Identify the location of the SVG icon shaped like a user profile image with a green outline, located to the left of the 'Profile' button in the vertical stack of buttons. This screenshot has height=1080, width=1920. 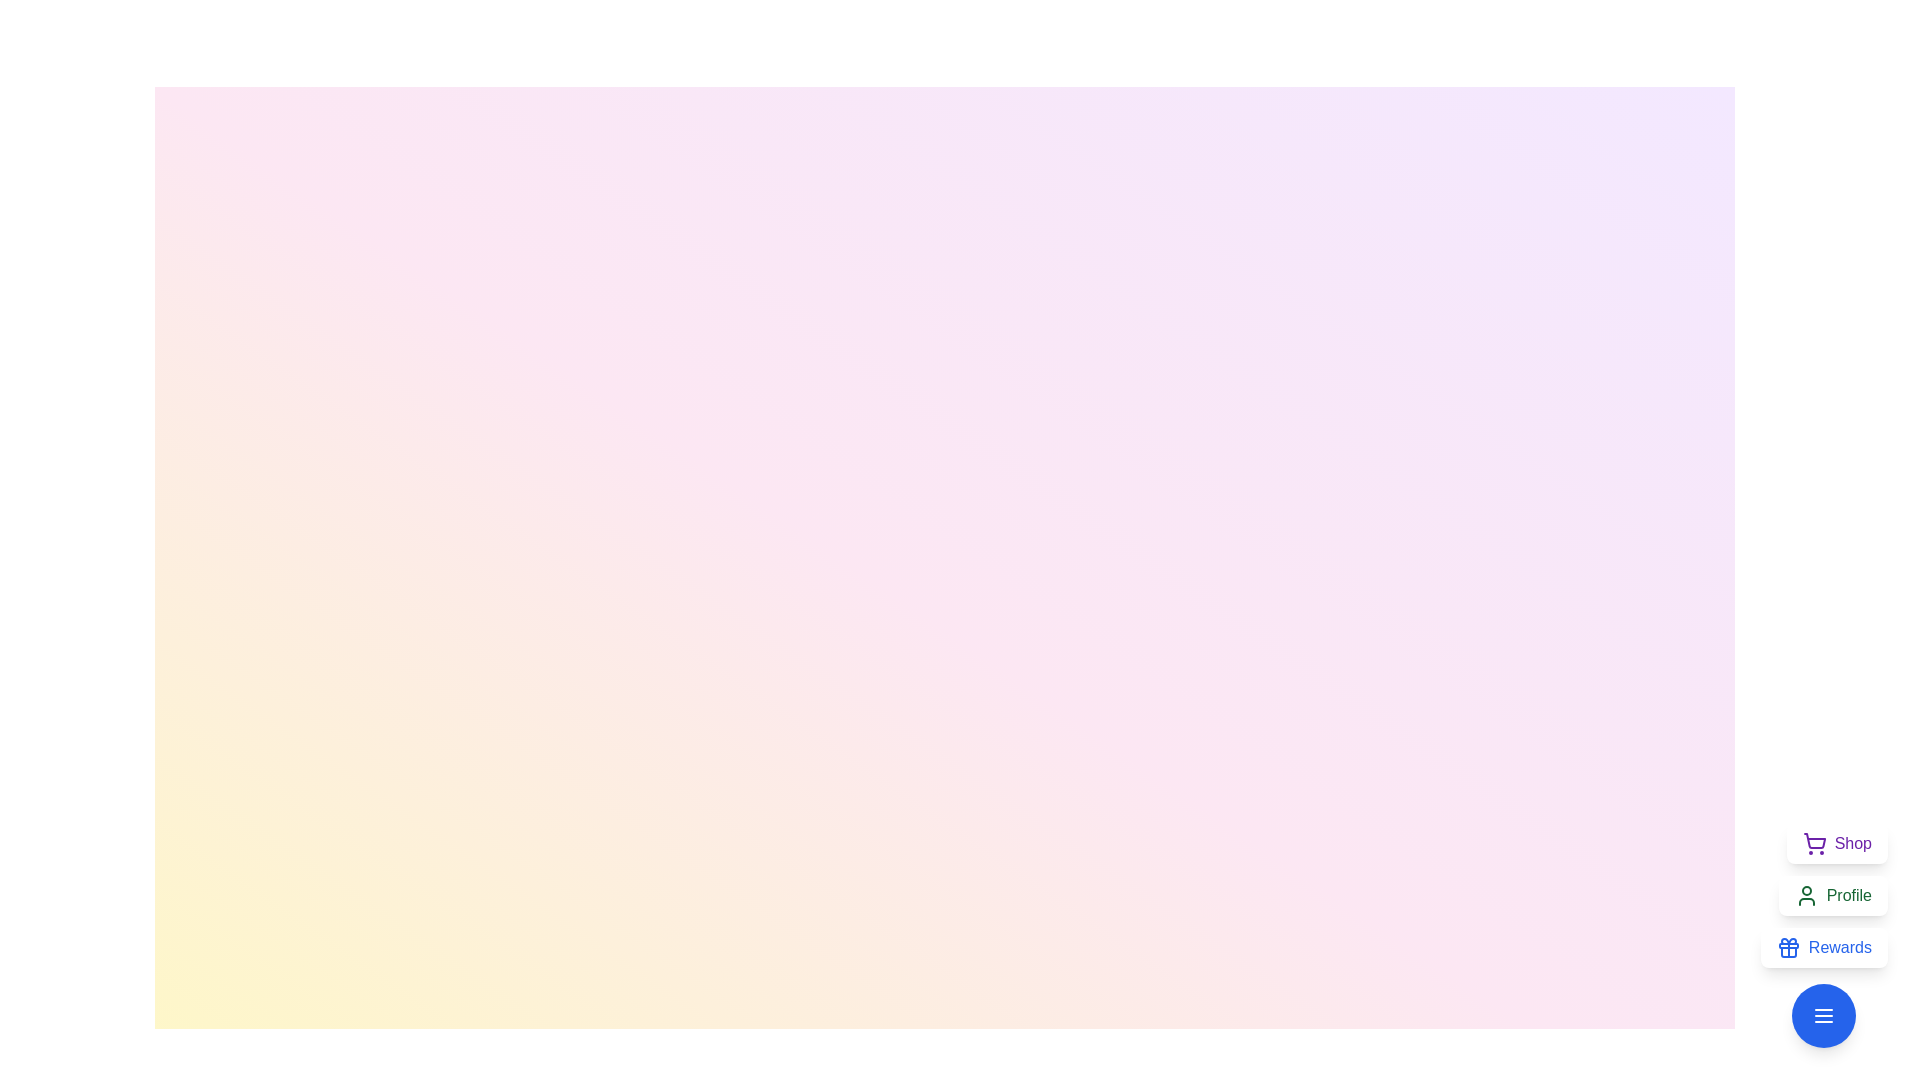
(1806, 894).